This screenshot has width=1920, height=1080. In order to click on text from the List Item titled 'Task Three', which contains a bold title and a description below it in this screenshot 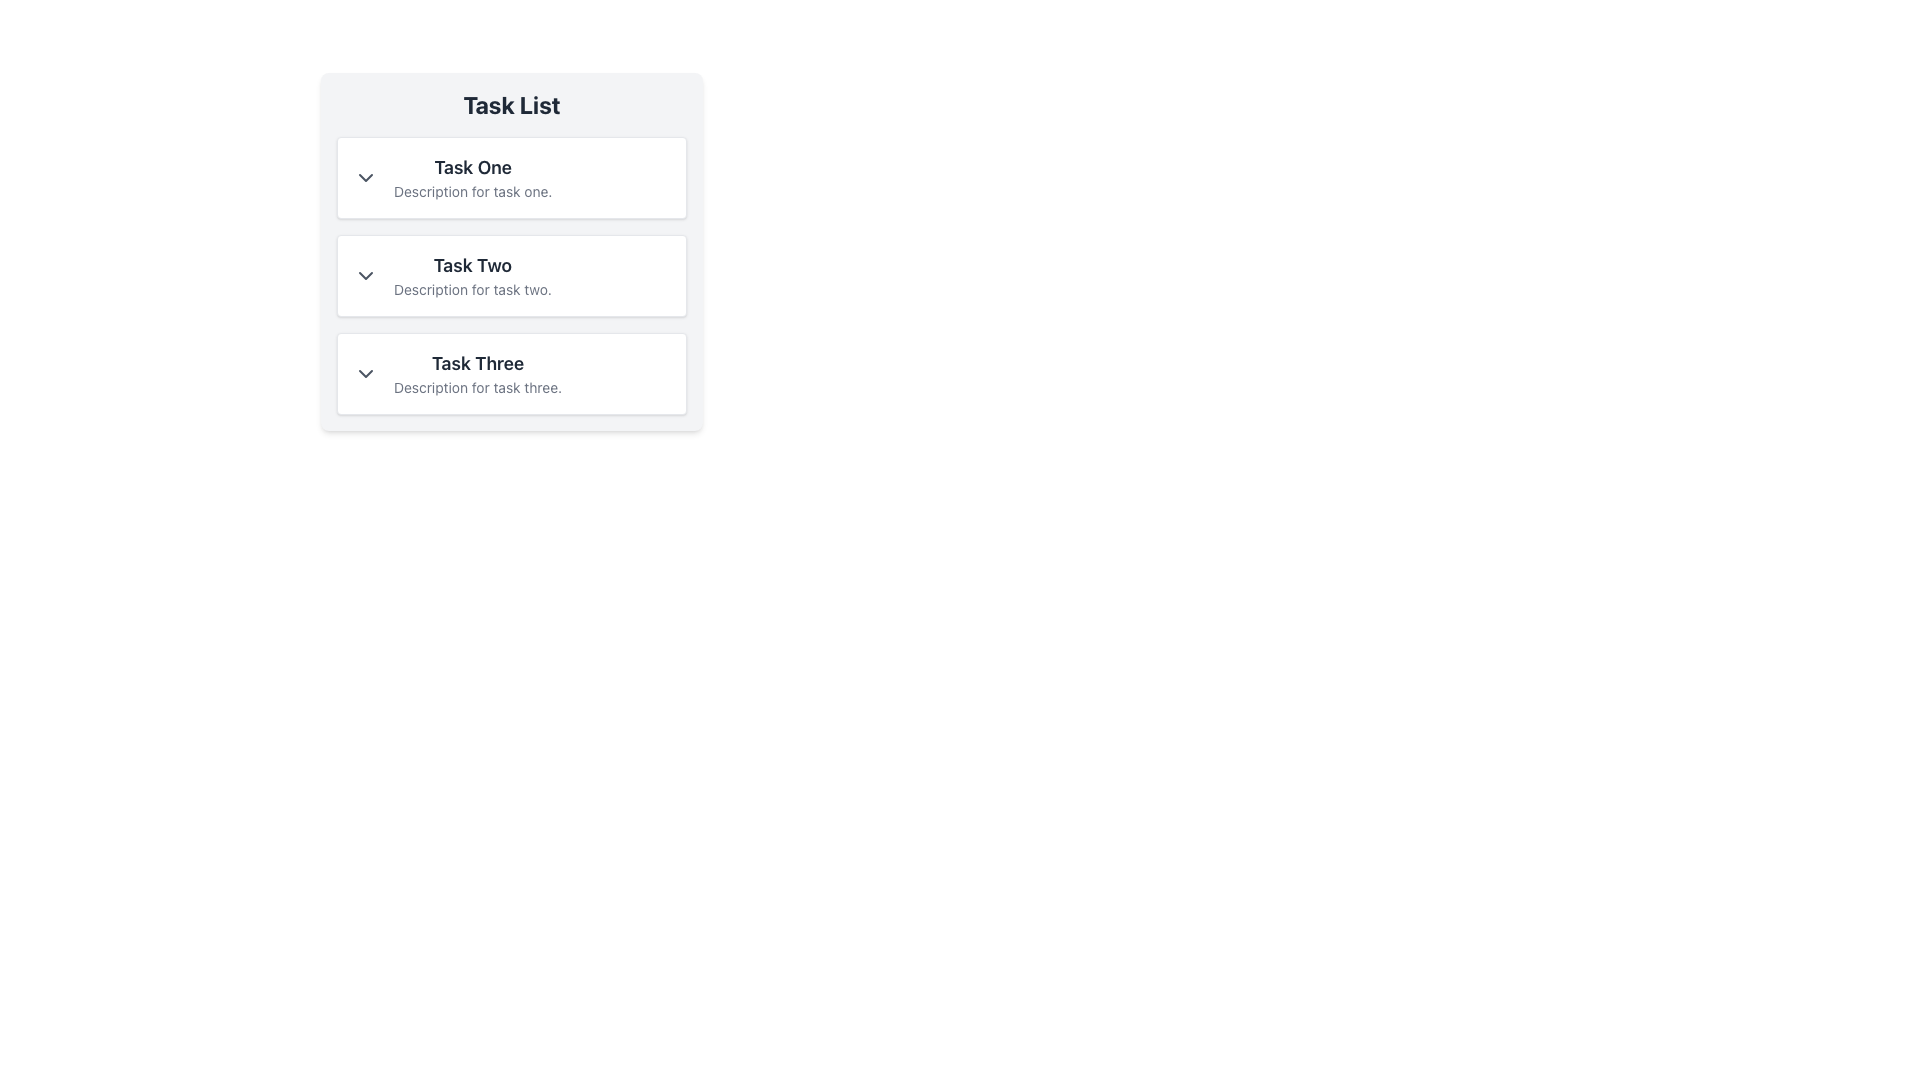, I will do `click(512, 374)`.